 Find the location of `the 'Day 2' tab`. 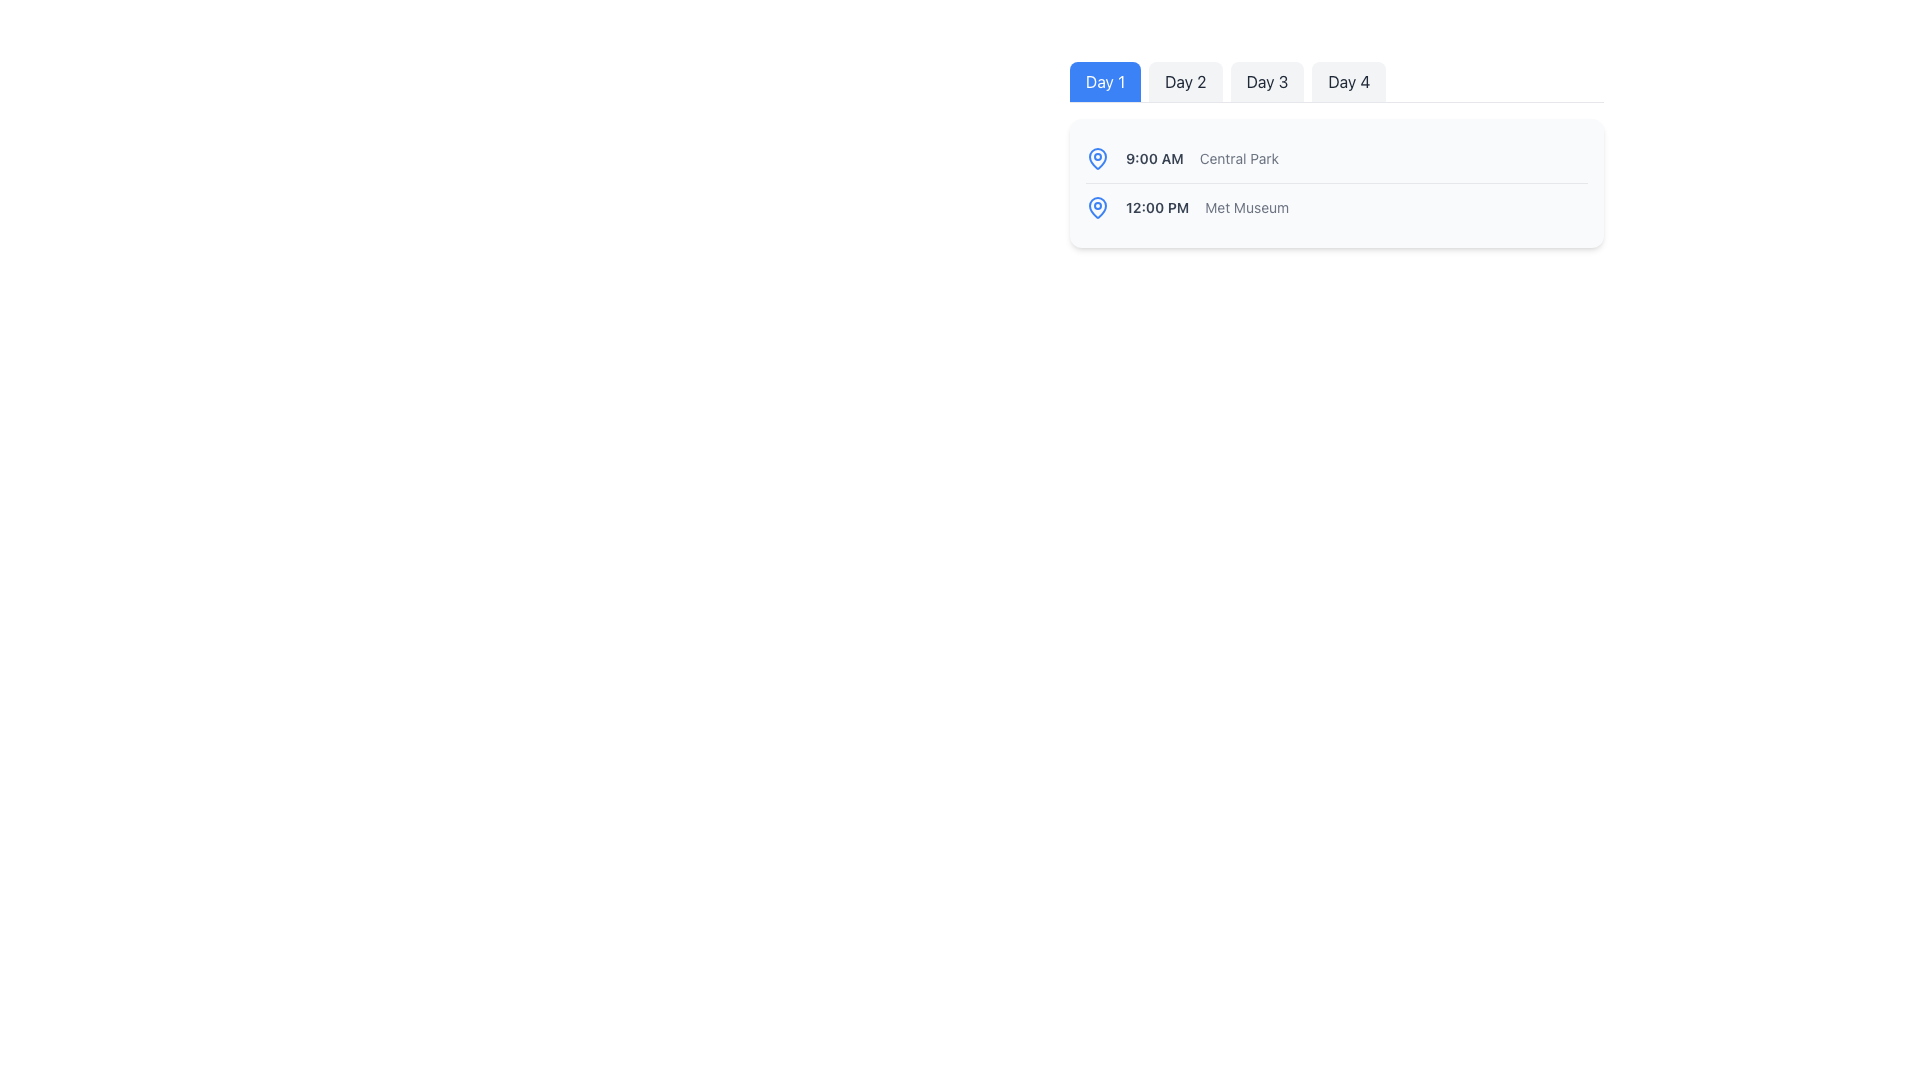

the 'Day 2' tab is located at coordinates (1185, 80).